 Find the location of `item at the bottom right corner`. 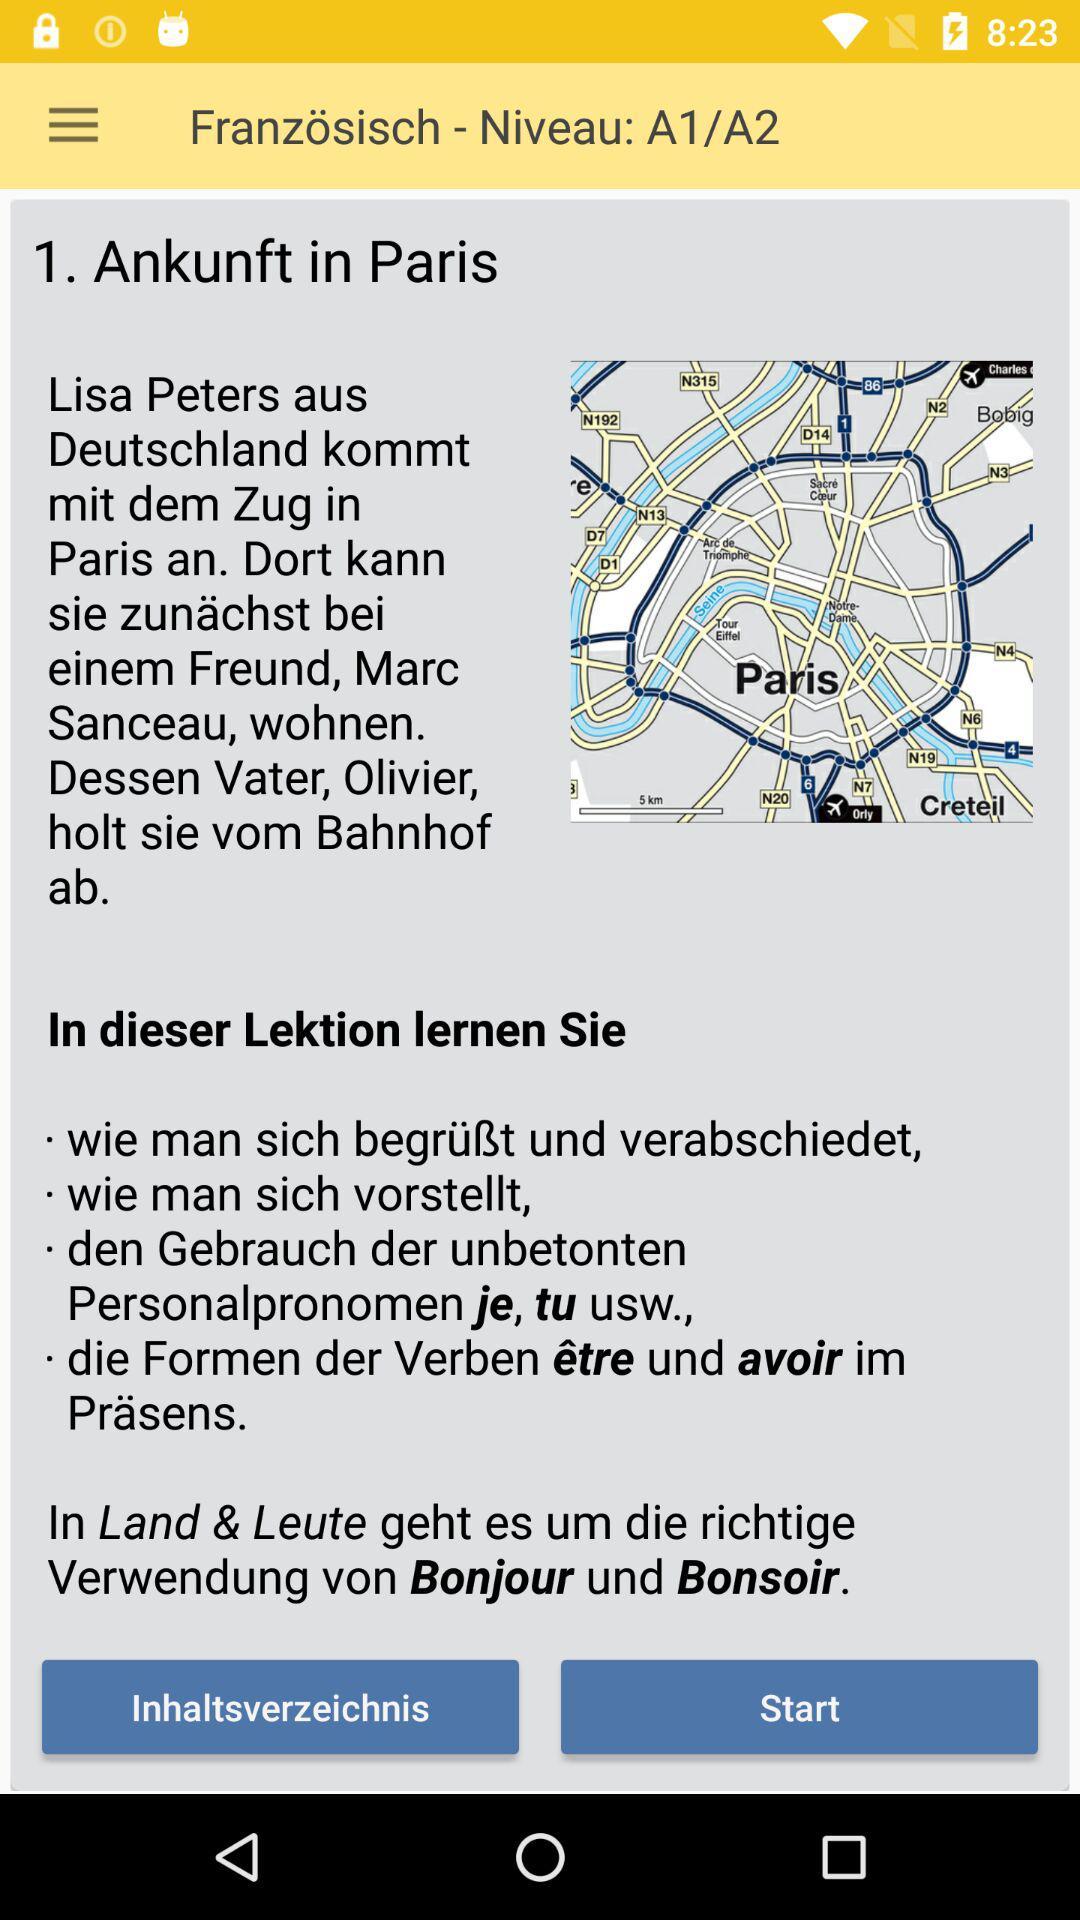

item at the bottom right corner is located at coordinates (798, 1706).